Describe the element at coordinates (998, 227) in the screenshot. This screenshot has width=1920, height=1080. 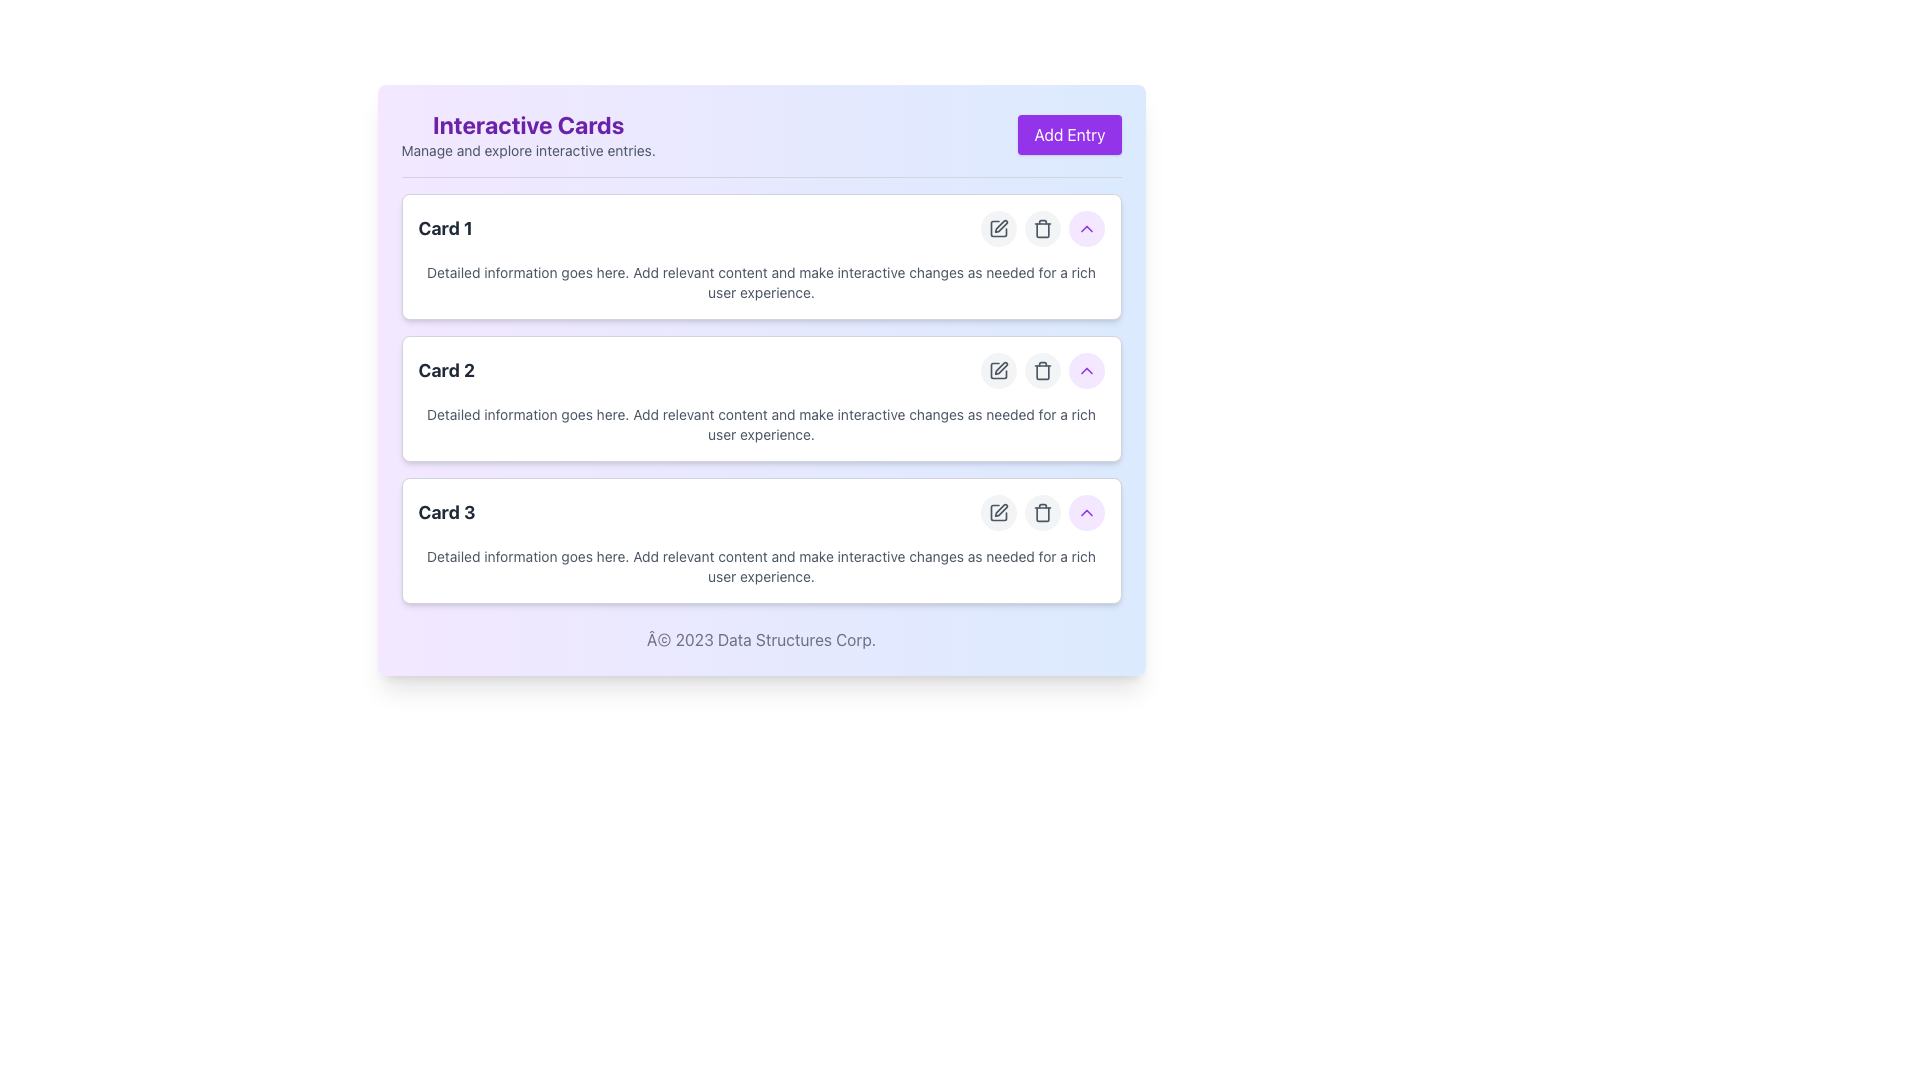
I see `the edit button icon, which is a small gray square with a pen symbol on the right side of 'Card 1' in the interactive card layout` at that location.